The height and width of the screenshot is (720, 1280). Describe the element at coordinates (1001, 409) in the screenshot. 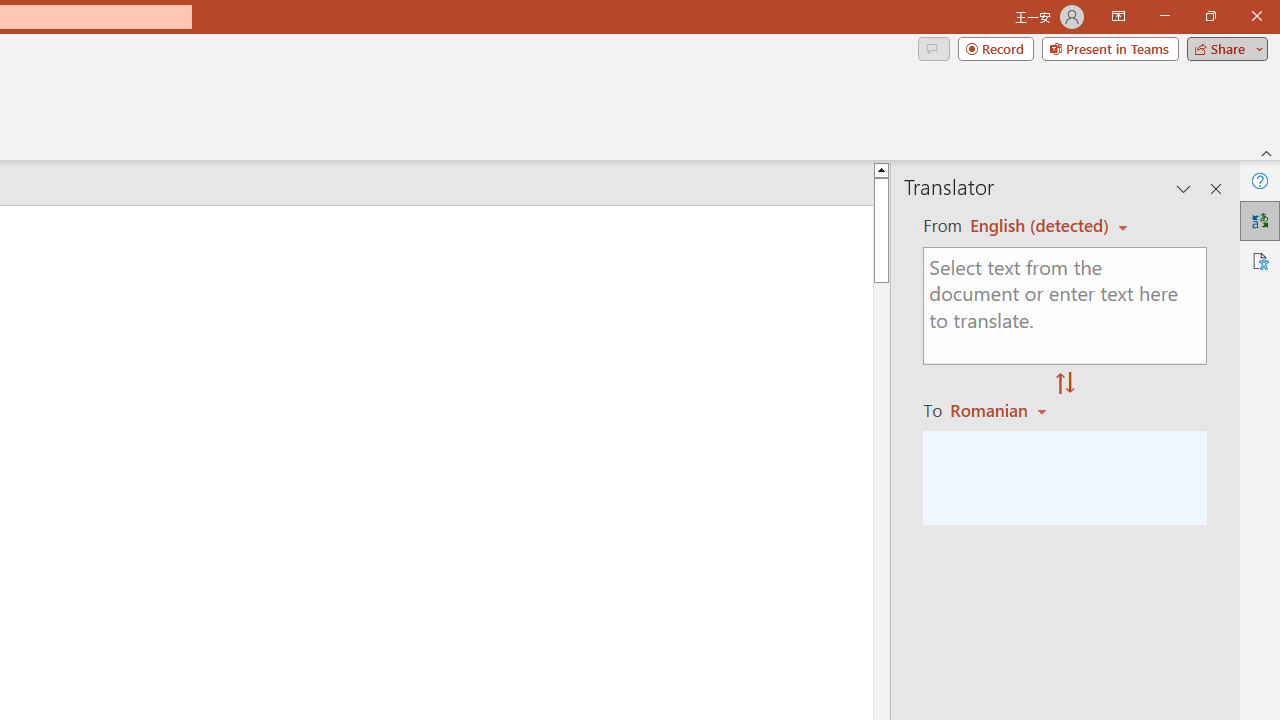

I see `'Romanian'` at that location.